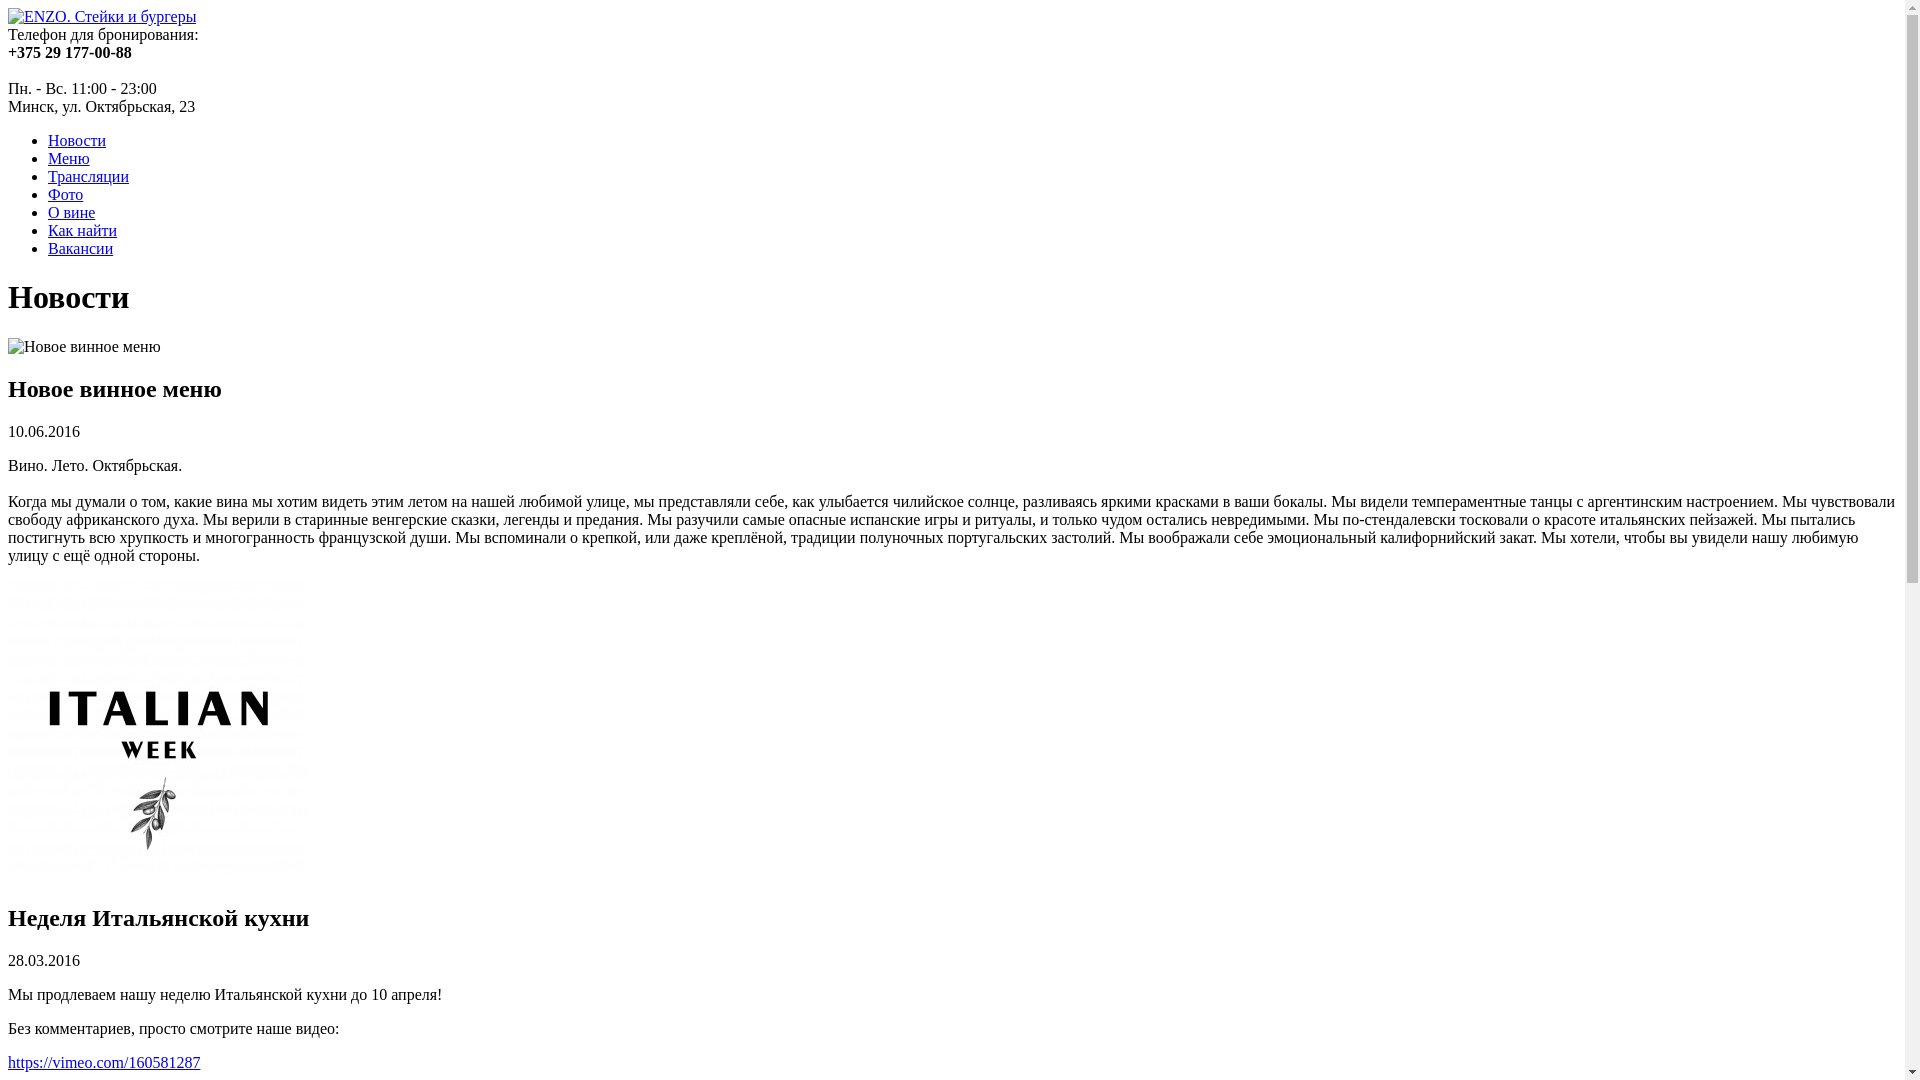  What do you see at coordinates (103, 1061) in the screenshot?
I see `'https://vimeo.com/160581287'` at bounding box center [103, 1061].